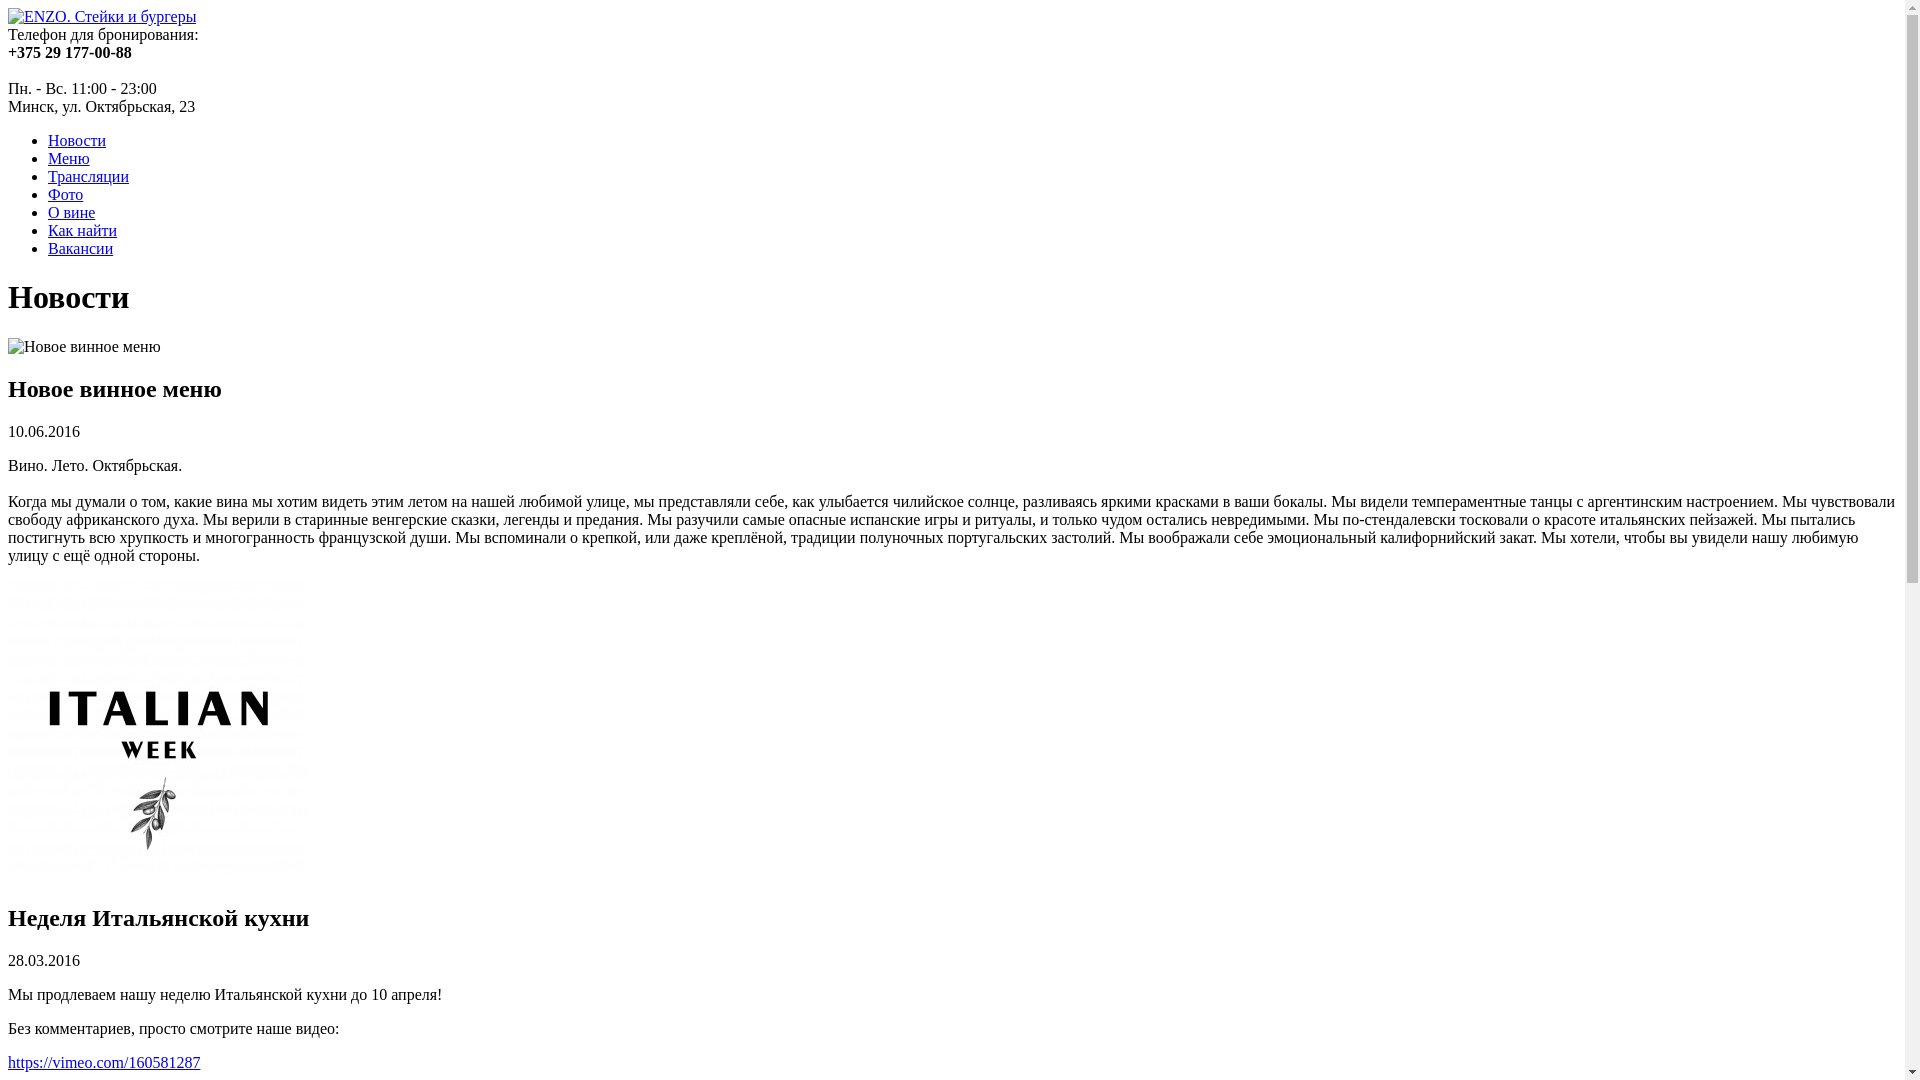  What do you see at coordinates (103, 1061) in the screenshot?
I see `'https://vimeo.com/160581287'` at bounding box center [103, 1061].